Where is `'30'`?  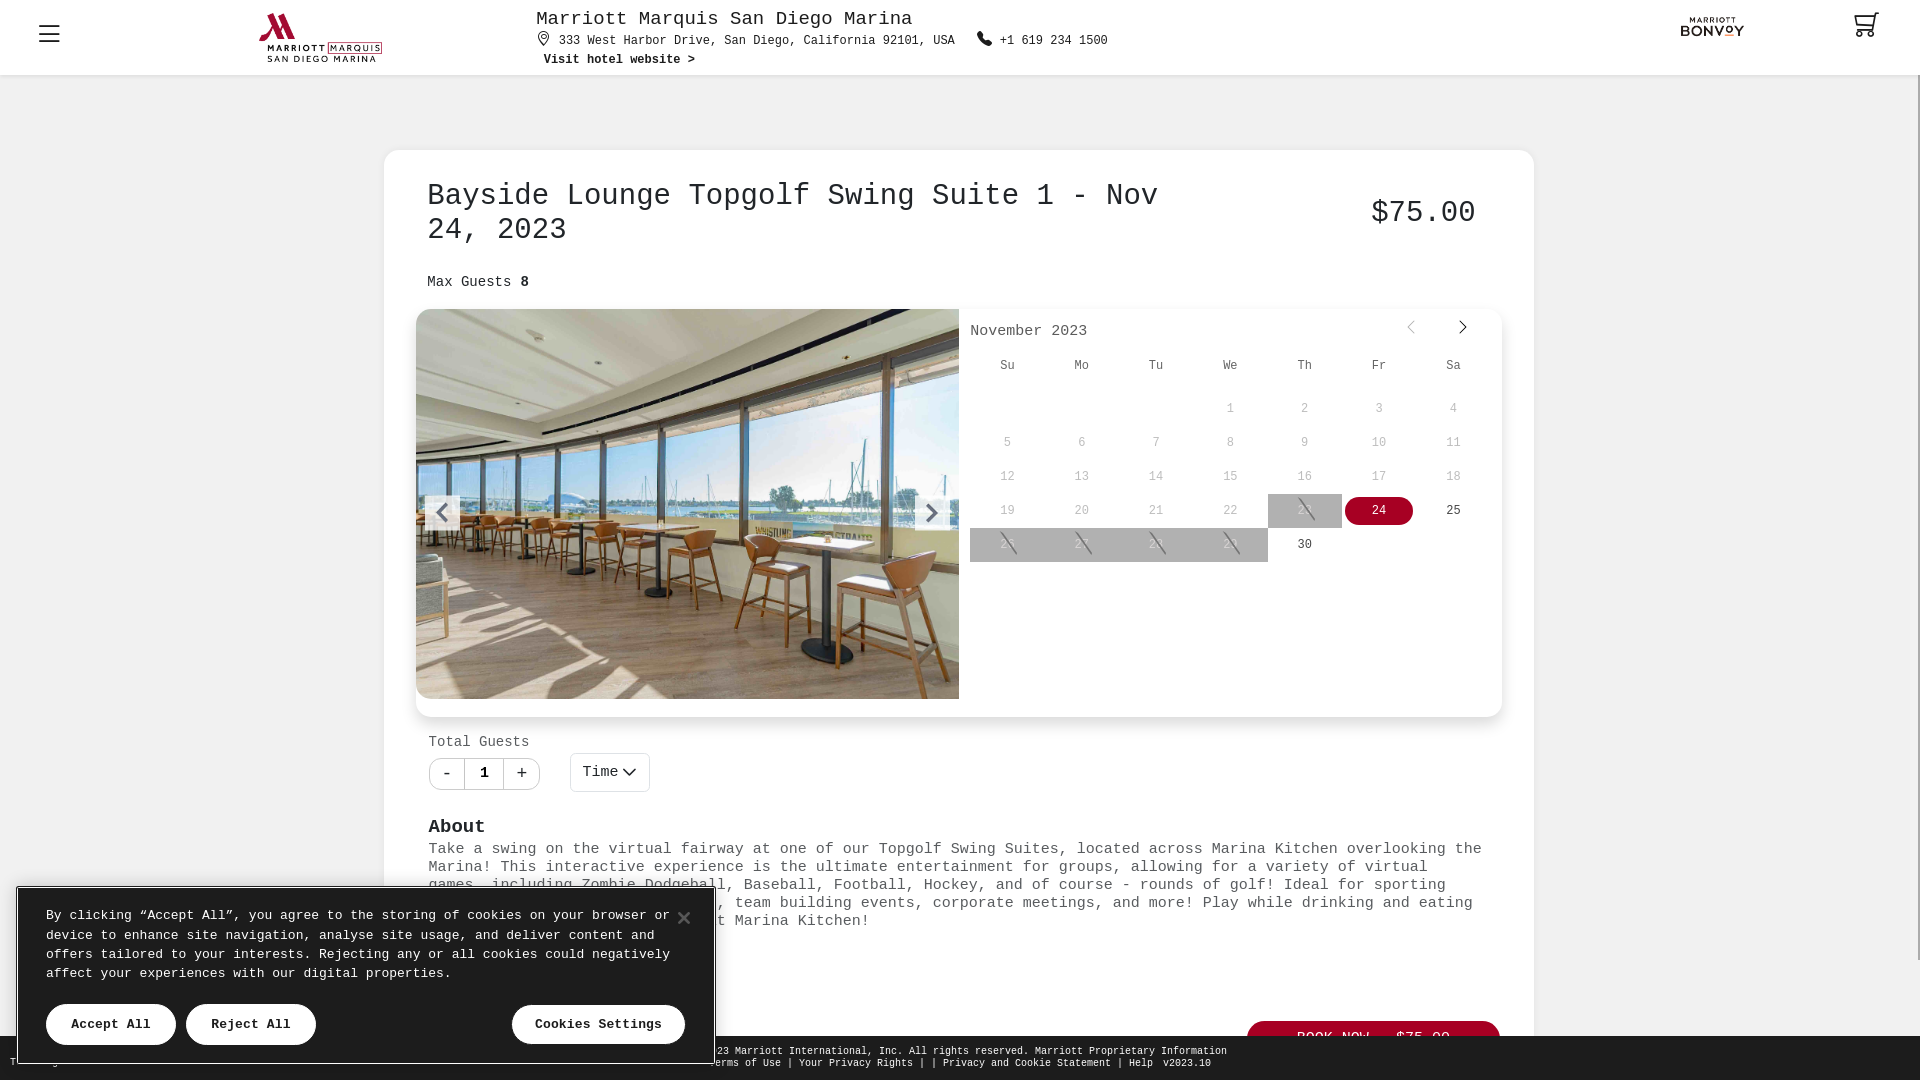
'30' is located at coordinates (1305, 544).